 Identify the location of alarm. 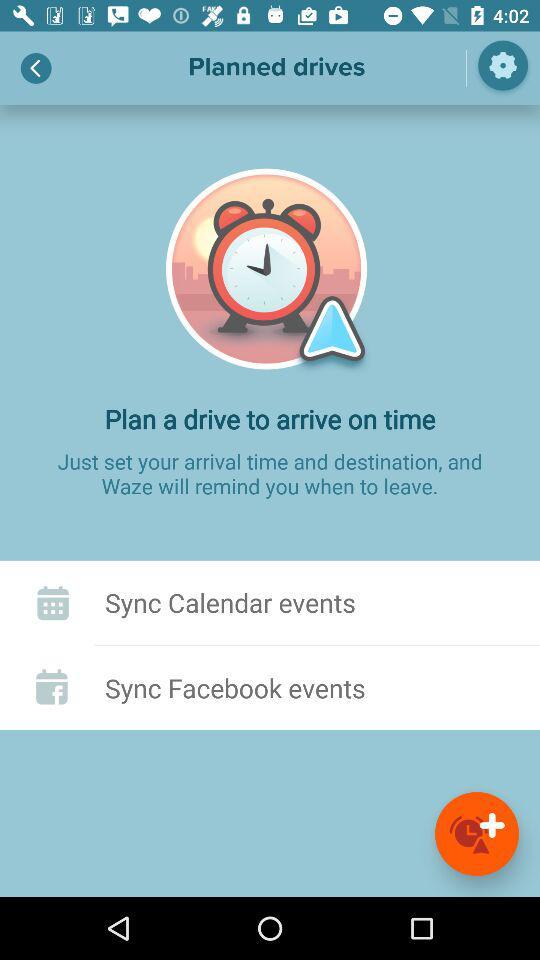
(475, 833).